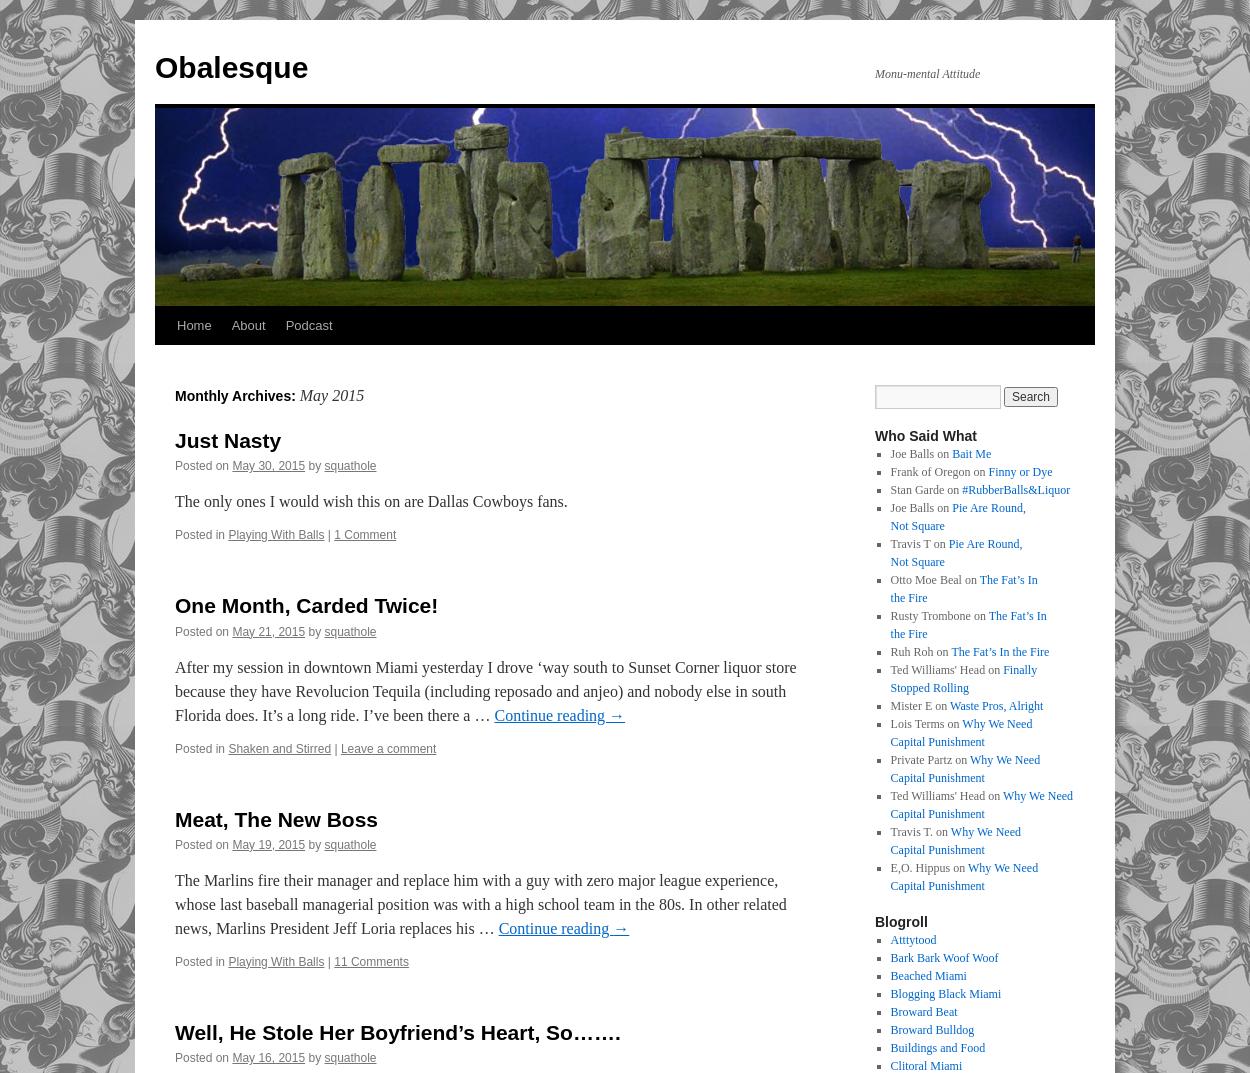  Describe the element at coordinates (236, 395) in the screenshot. I see `'Monthly Archives:'` at that location.